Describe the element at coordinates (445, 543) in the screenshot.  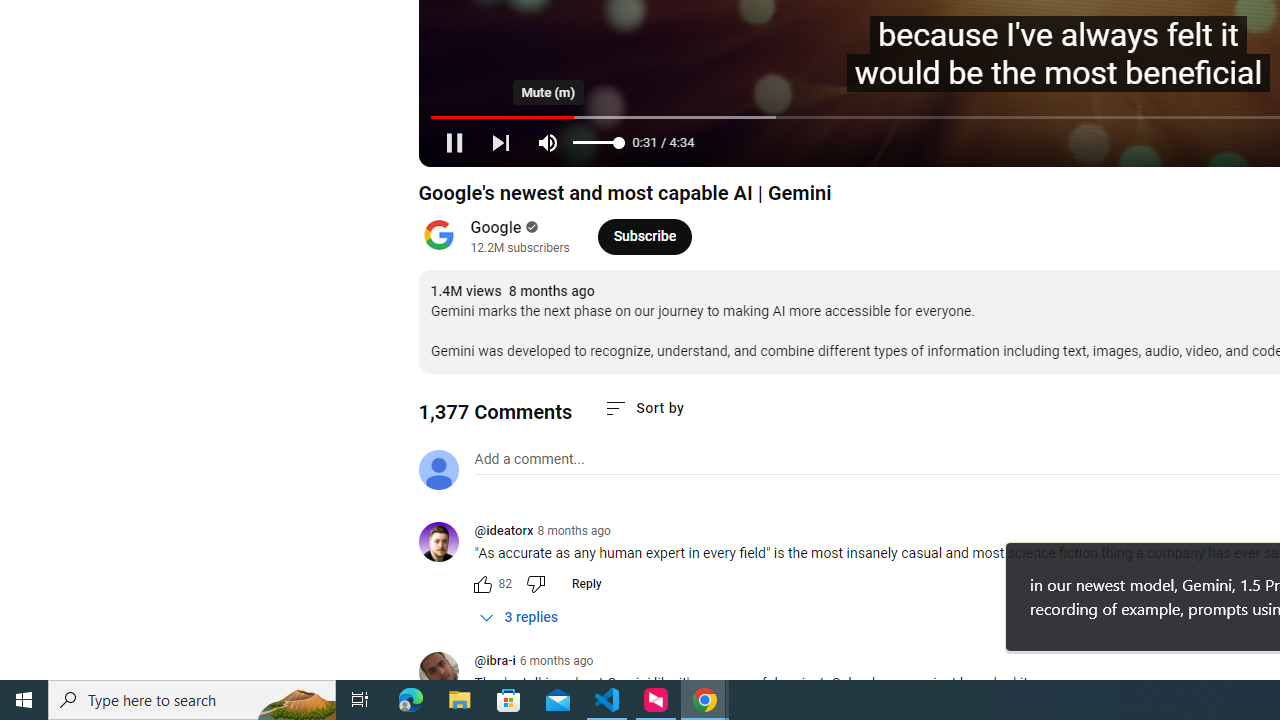
I see `'@ideatorx'` at that location.